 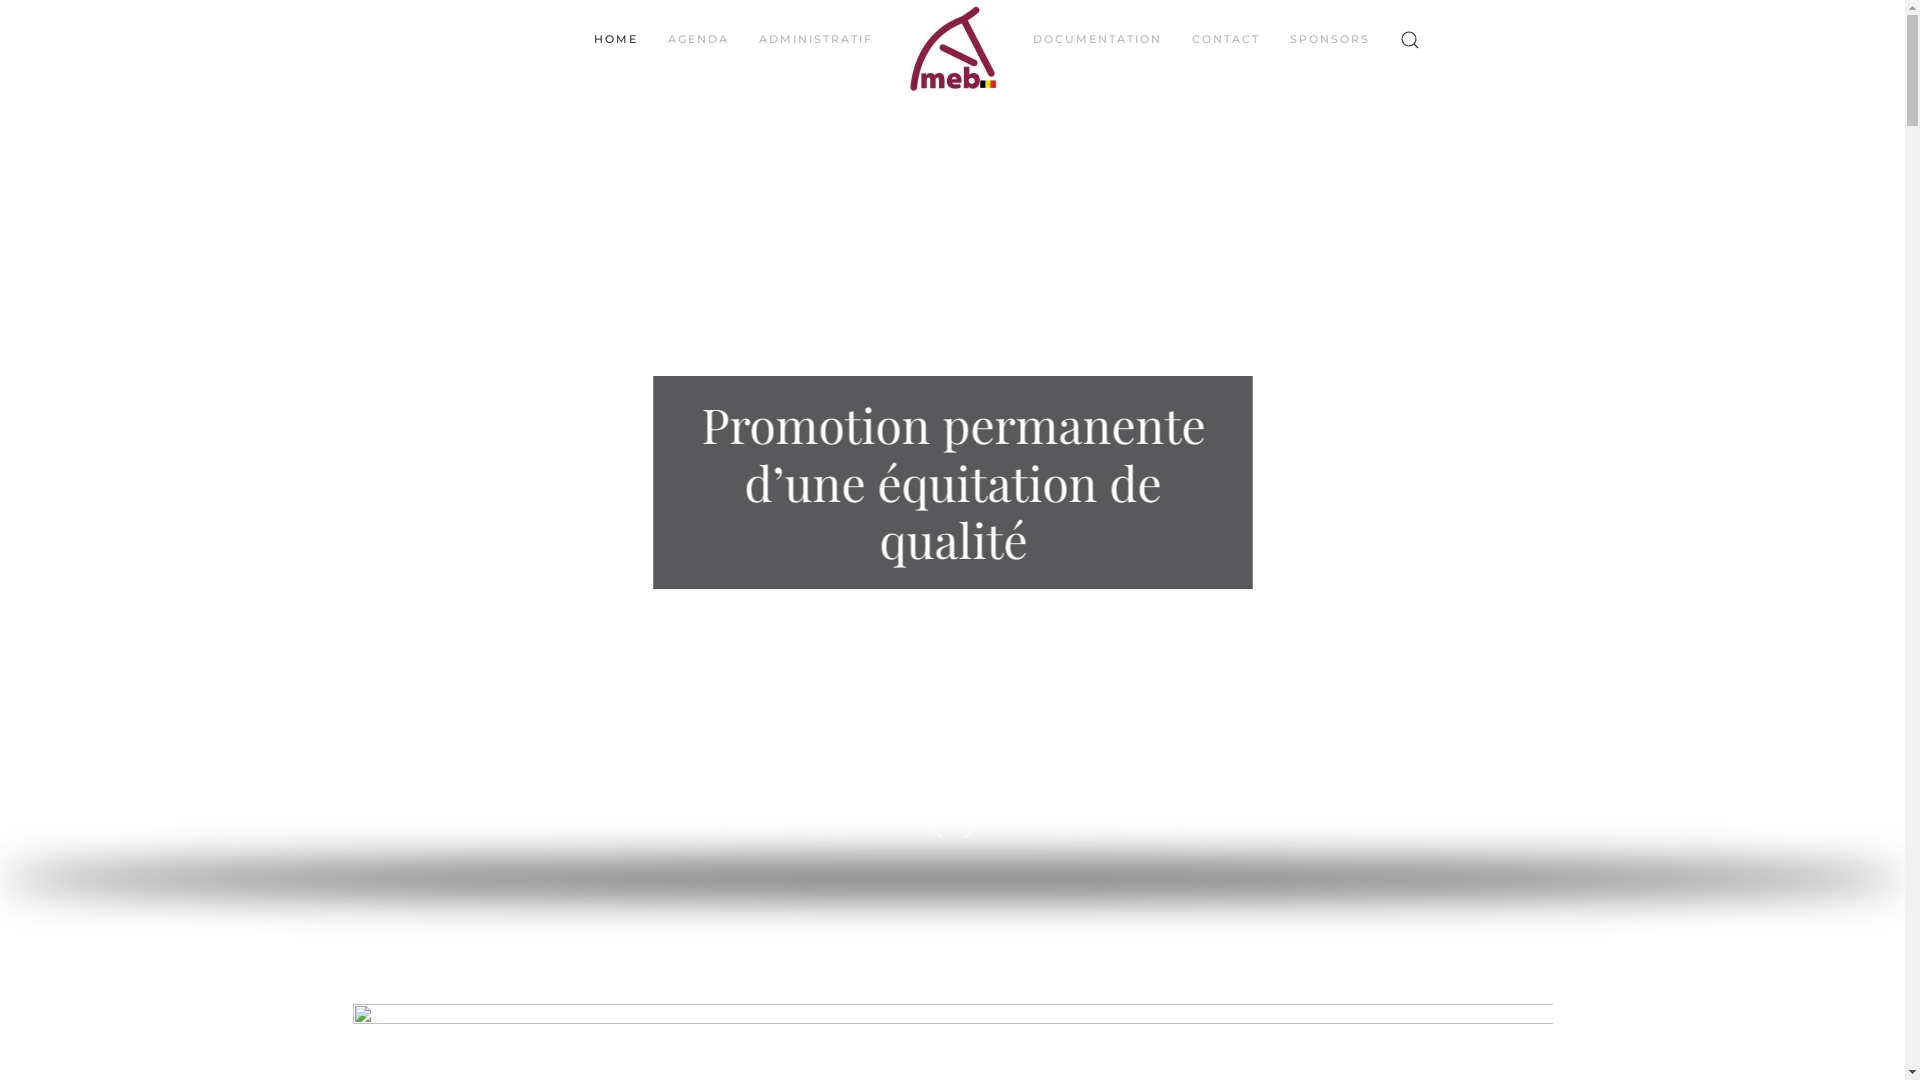 I want to click on 'ADMINISTRATIF', so click(x=815, y=39).